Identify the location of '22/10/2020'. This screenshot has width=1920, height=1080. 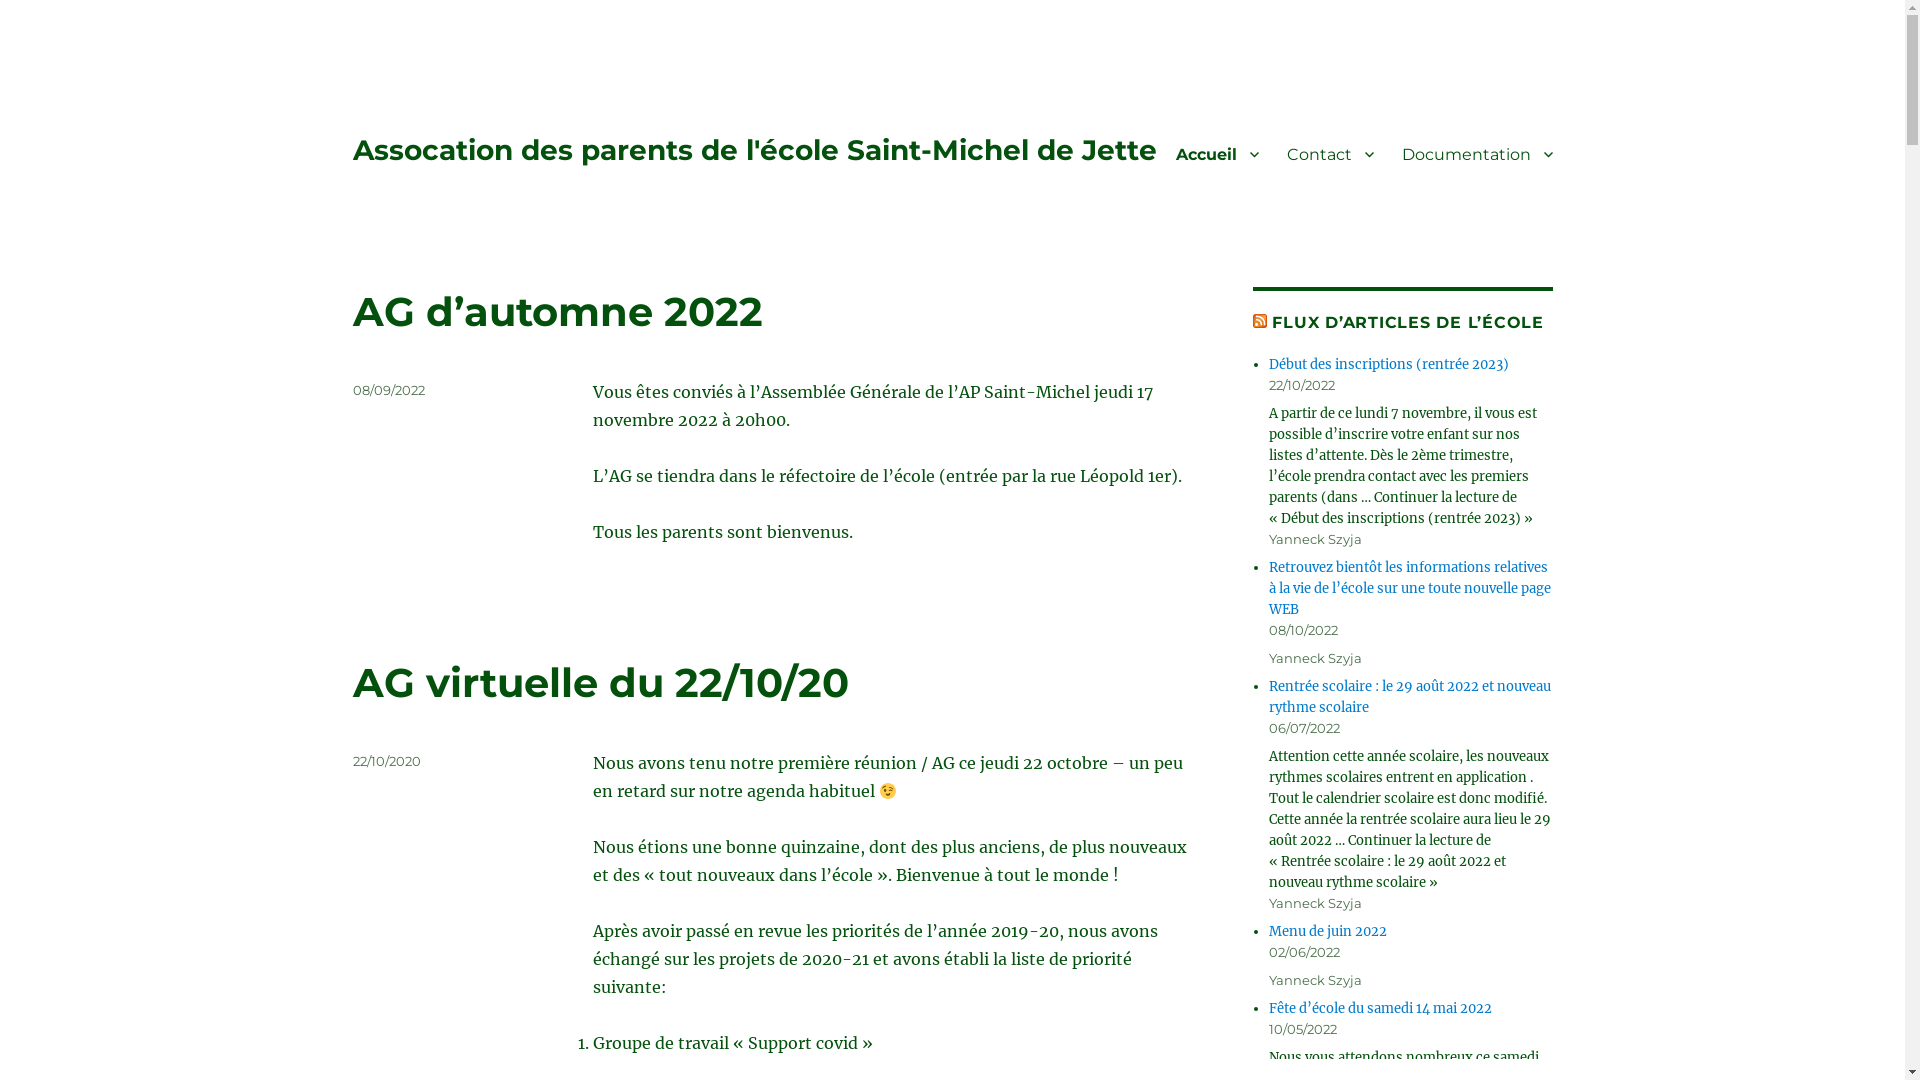
(385, 760).